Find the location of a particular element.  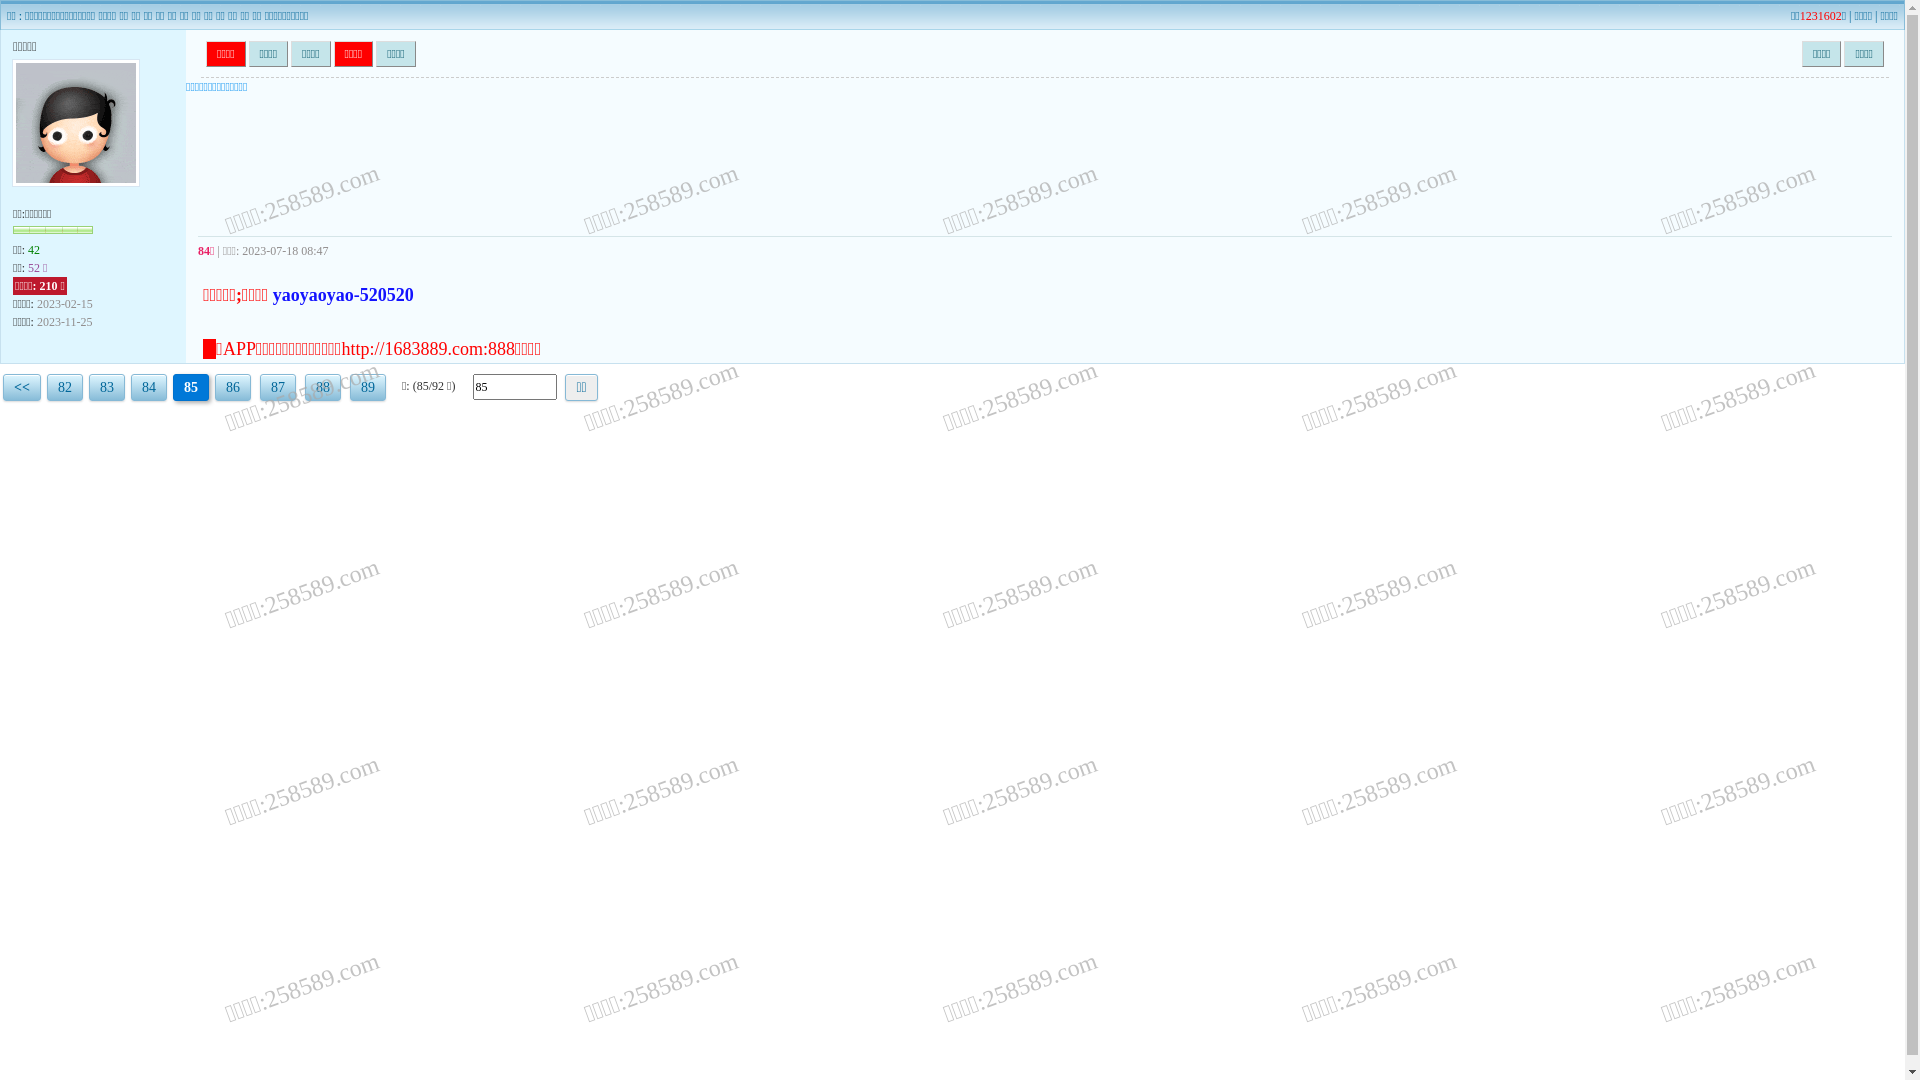

'83' is located at coordinates (105, 387).